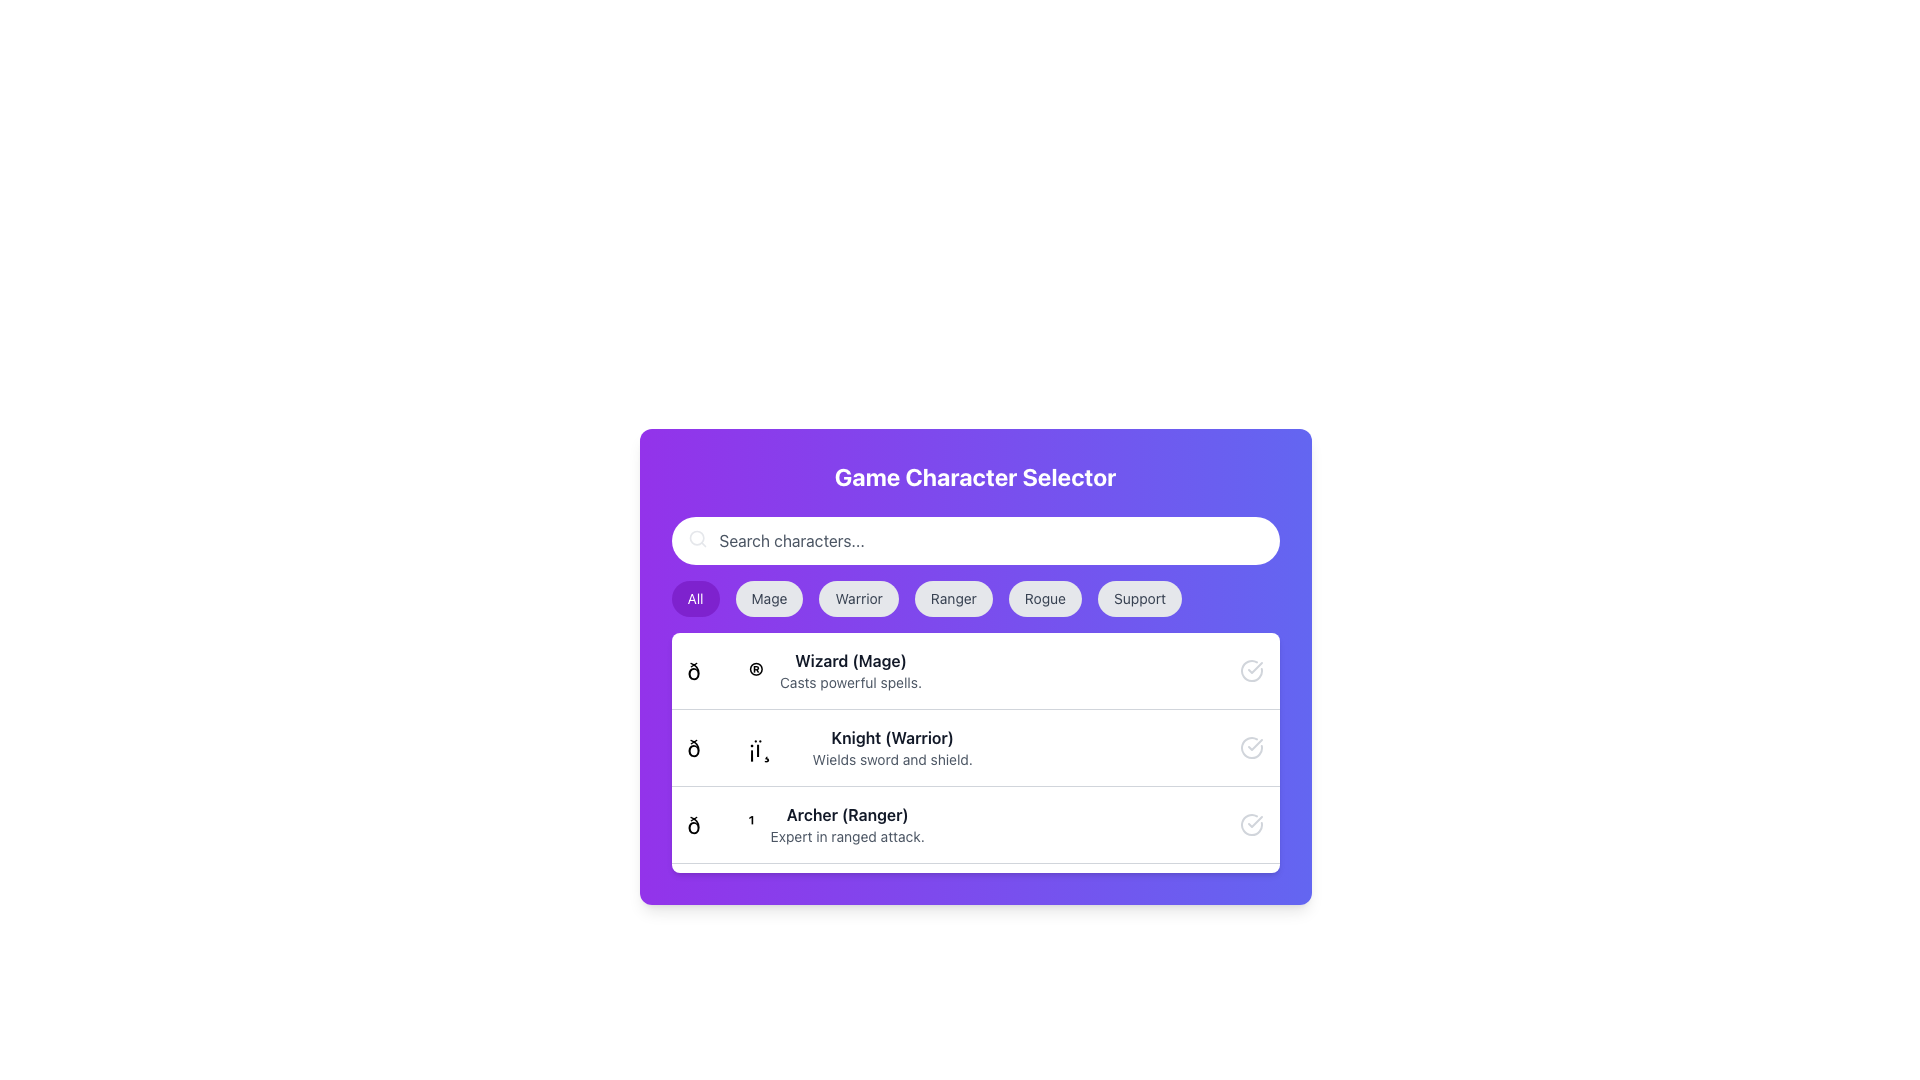  Describe the element at coordinates (975, 671) in the screenshot. I see `the first row of the character class list` at that location.